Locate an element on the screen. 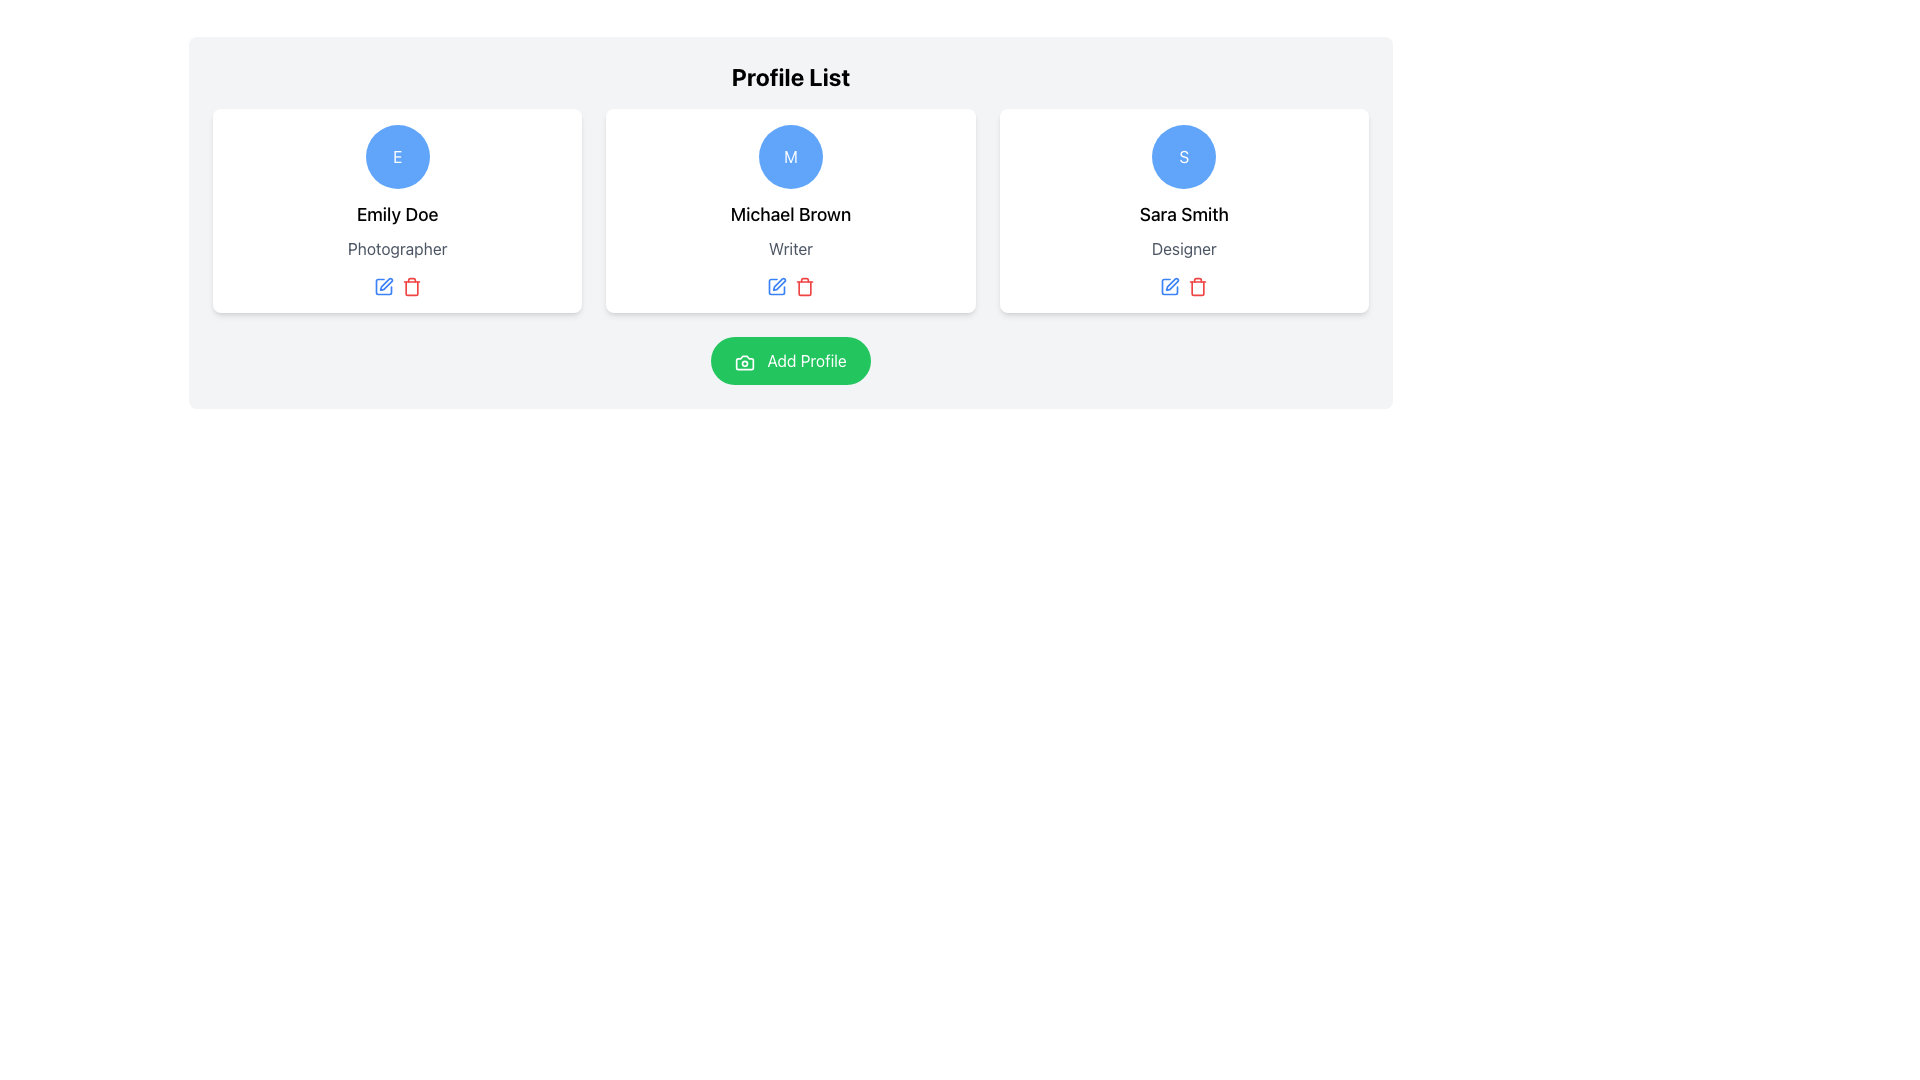 This screenshot has height=1080, width=1920. the circular green button located below the profiles section, which has white text and a camera icon to its left is located at coordinates (790, 361).